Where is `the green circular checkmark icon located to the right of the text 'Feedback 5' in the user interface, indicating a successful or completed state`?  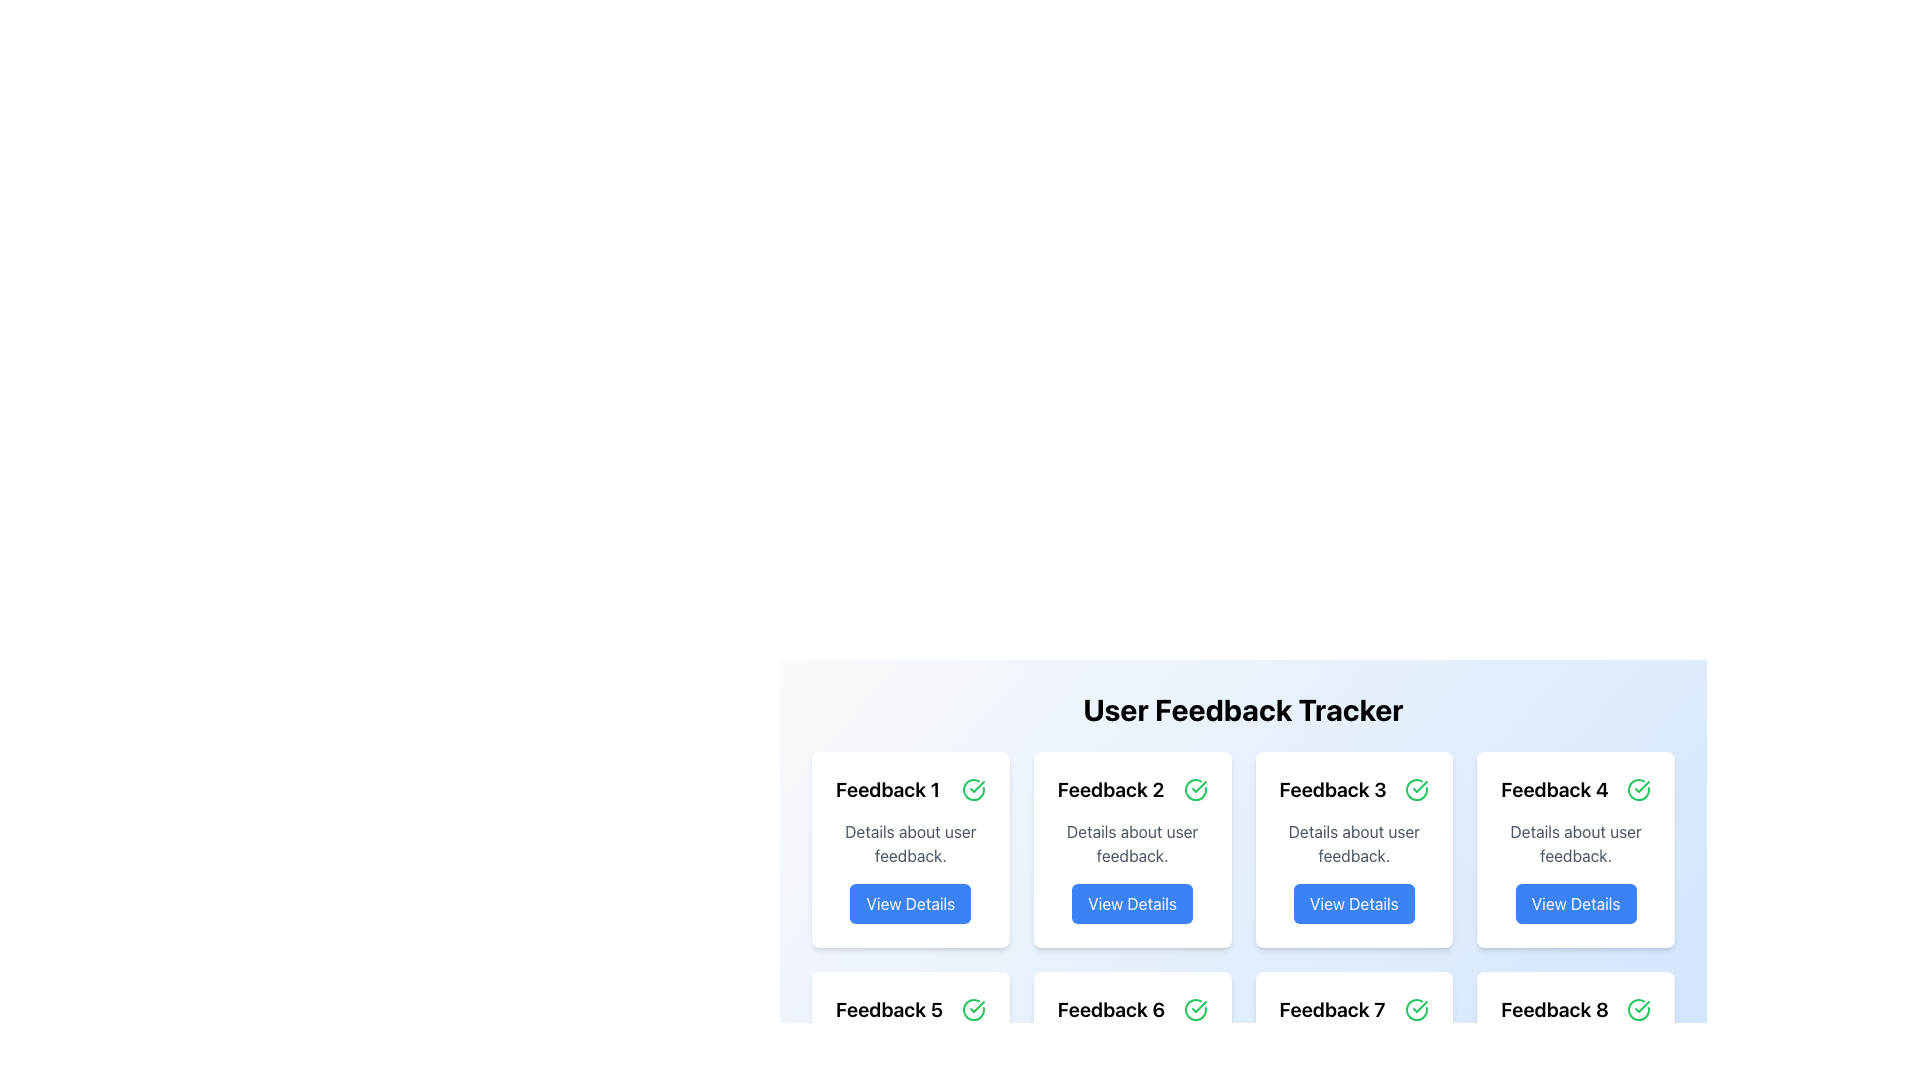
the green circular checkmark icon located to the right of the text 'Feedback 5' in the user interface, indicating a successful or completed state is located at coordinates (973, 1010).